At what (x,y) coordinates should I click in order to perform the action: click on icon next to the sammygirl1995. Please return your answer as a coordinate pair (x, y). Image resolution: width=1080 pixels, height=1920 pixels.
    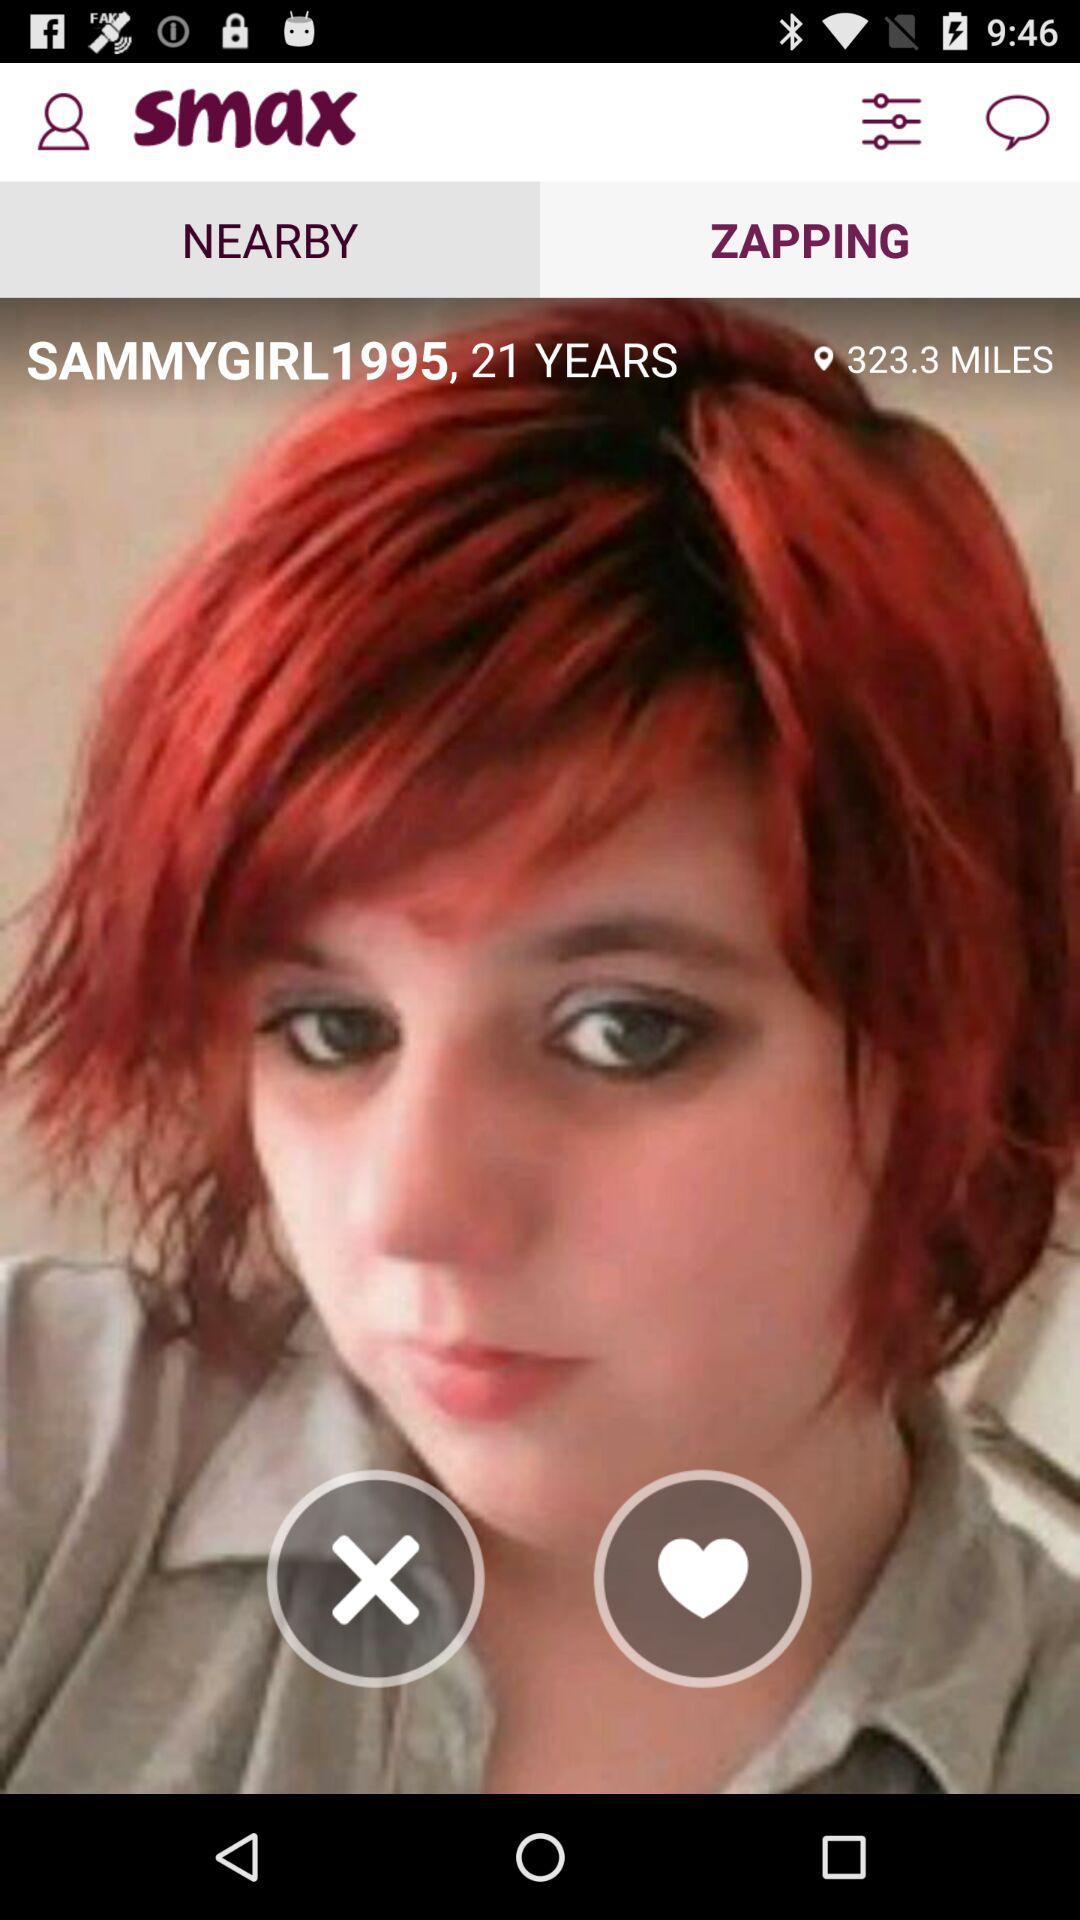
    Looking at the image, I should click on (624, 358).